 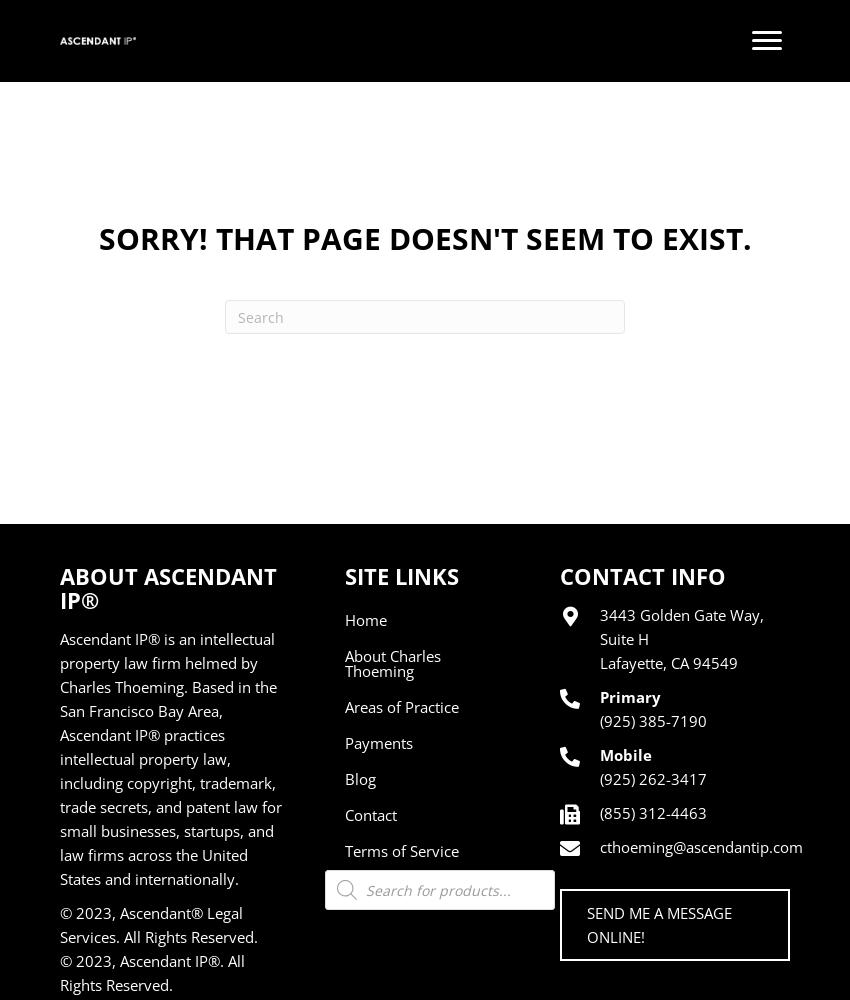 What do you see at coordinates (97, 237) in the screenshot?
I see `'Sorry! That page doesn't seem to exist.'` at bounding box center [97, 237].